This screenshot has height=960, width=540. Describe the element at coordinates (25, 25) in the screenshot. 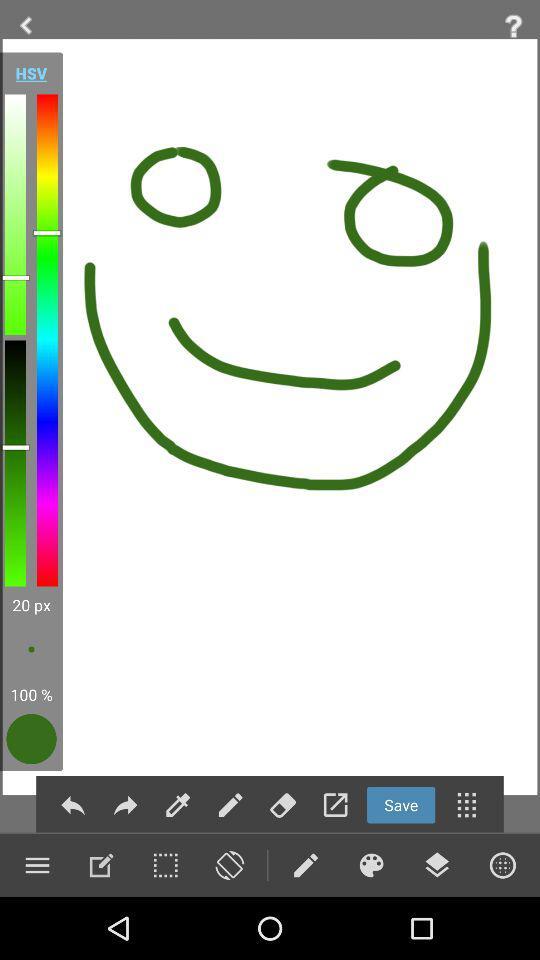

I see `previous` at that location.